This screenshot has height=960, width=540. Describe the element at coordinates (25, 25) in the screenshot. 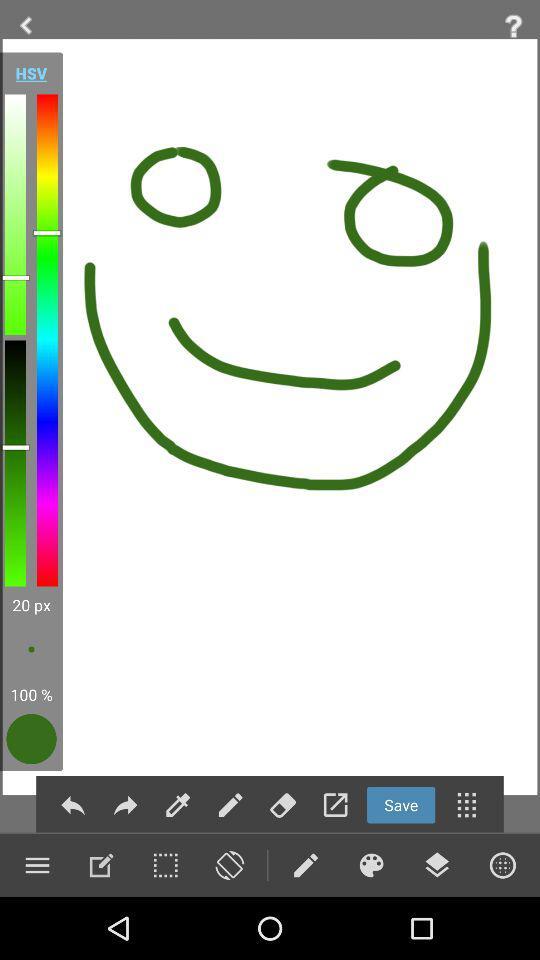

I see `previous` at that location.